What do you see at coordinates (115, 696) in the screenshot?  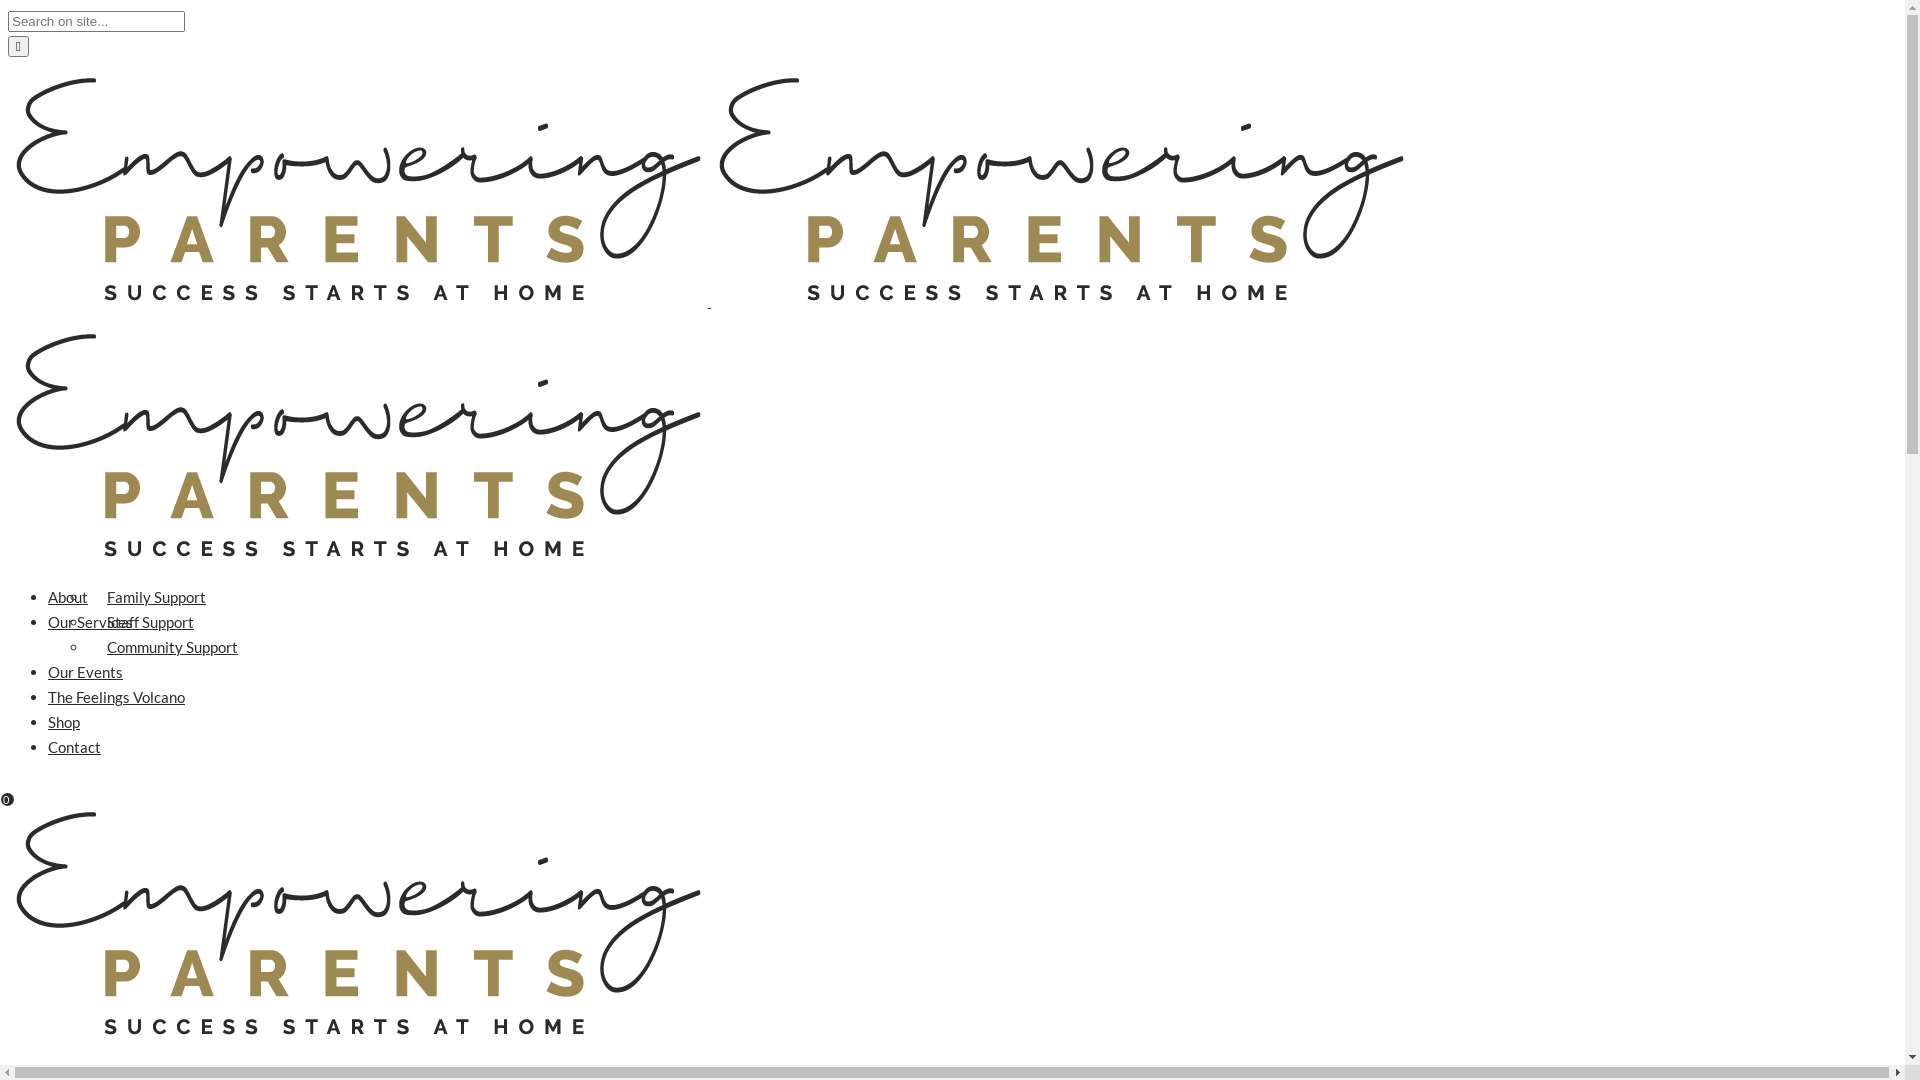 I see `'The Feelings Volcano'` at bounding box center [115, 696].